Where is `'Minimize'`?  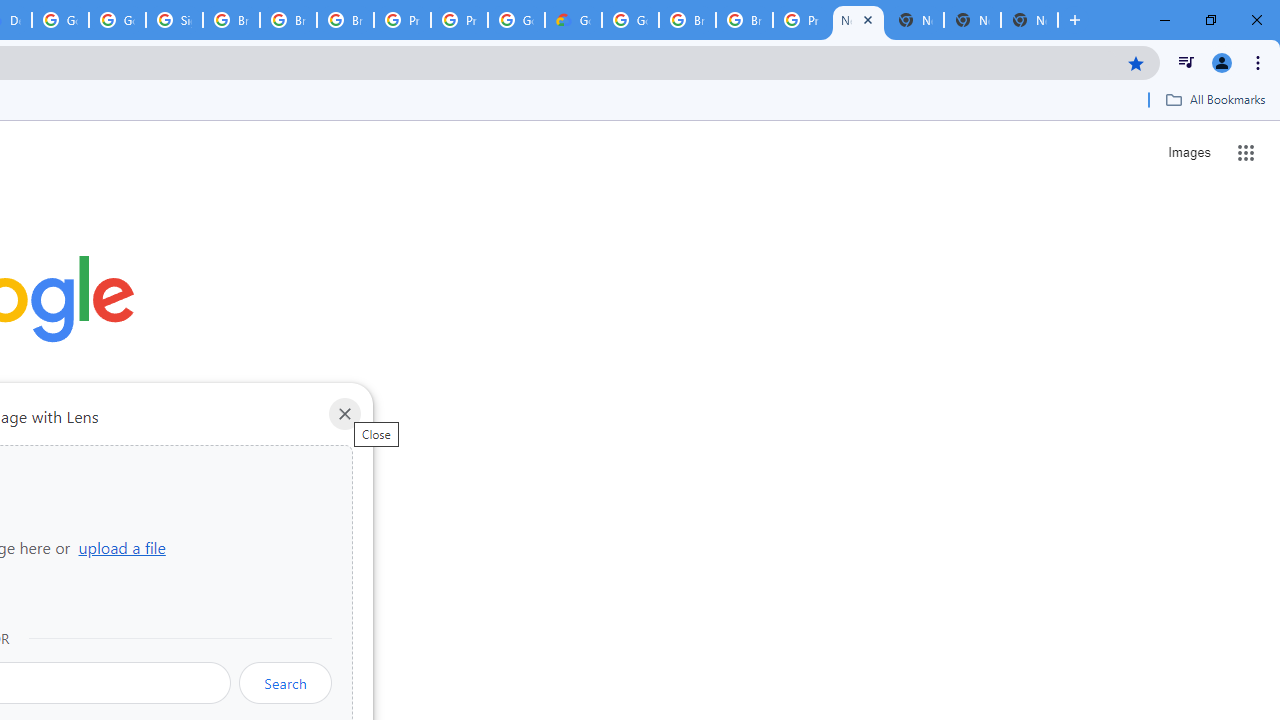
'Minimize' is located at coordinates (1165, 20).